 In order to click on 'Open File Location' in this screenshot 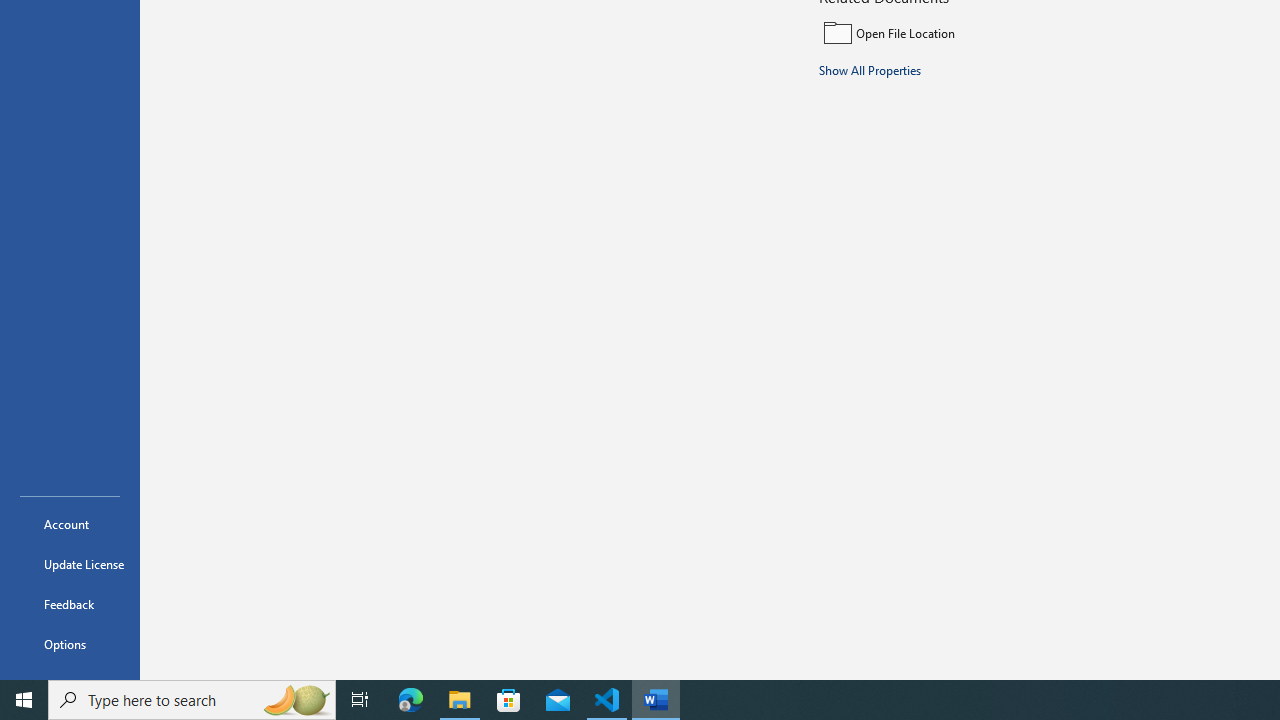, I will do `click(952, 32)`.